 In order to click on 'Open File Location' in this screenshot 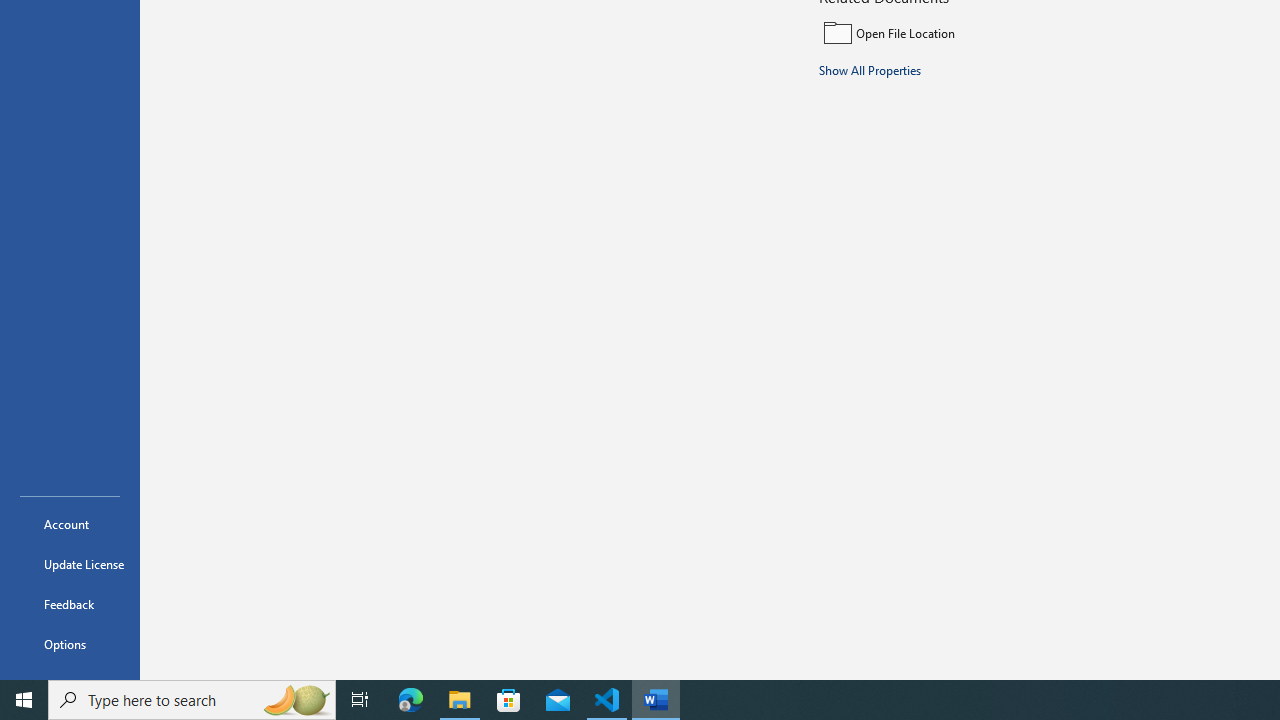, I will do `click(952, 32)`.